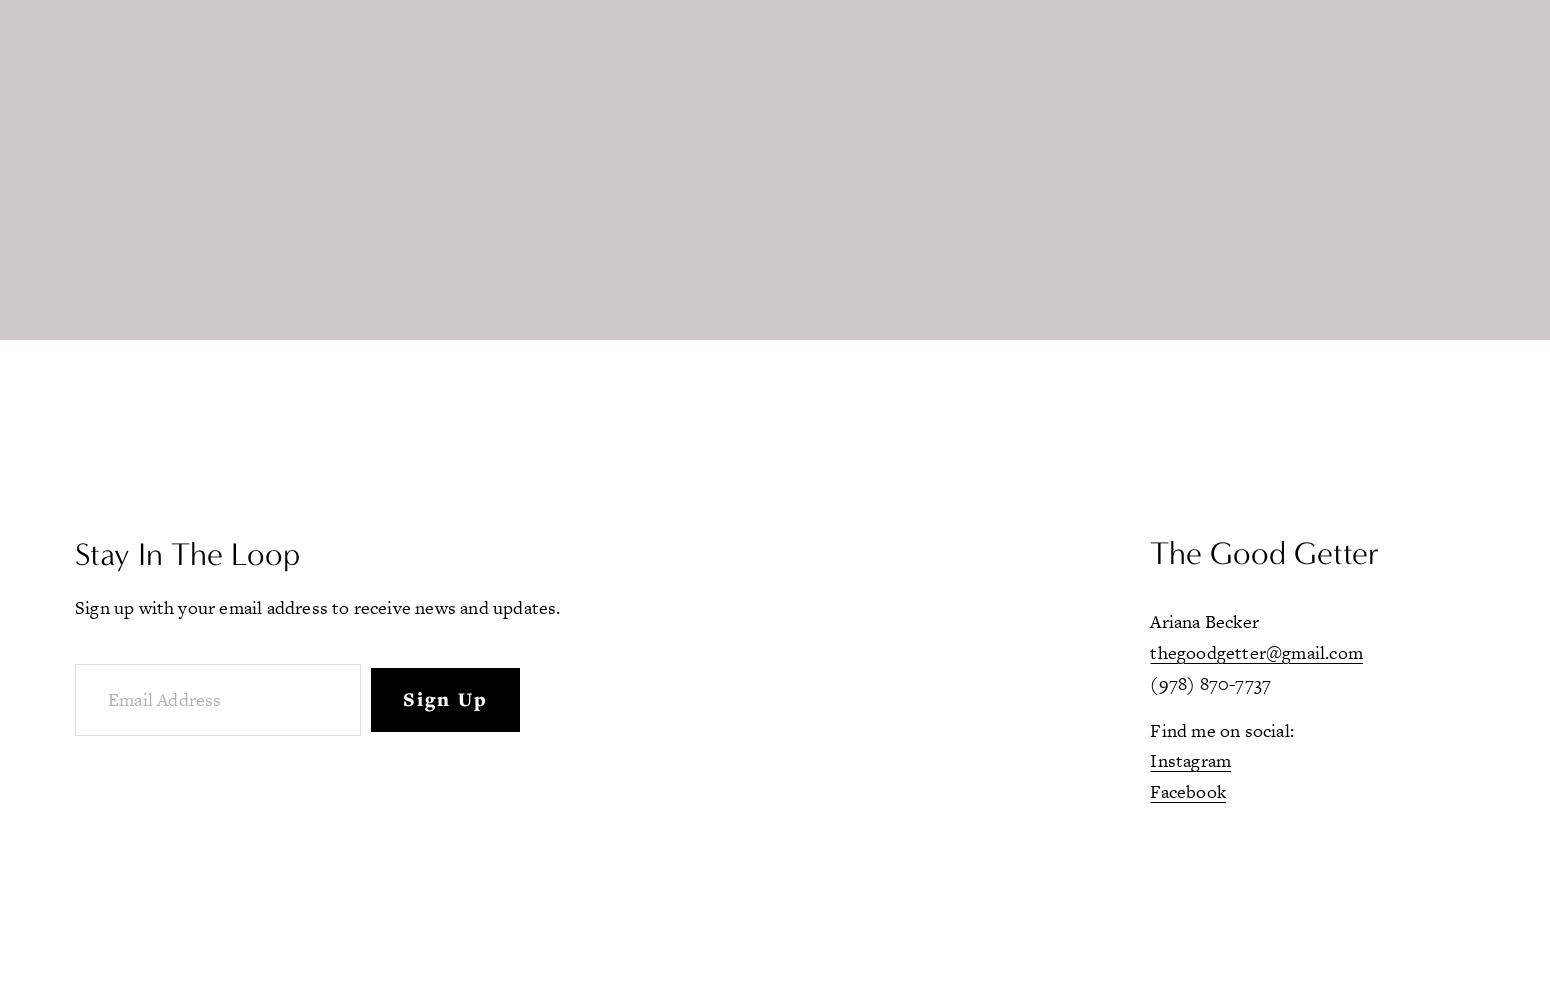 The width and height of the screenshot is (1550, 1000). Describe the element at coordinates (1190, 760) in the screenshot. I see `'Instagram'` at that location.